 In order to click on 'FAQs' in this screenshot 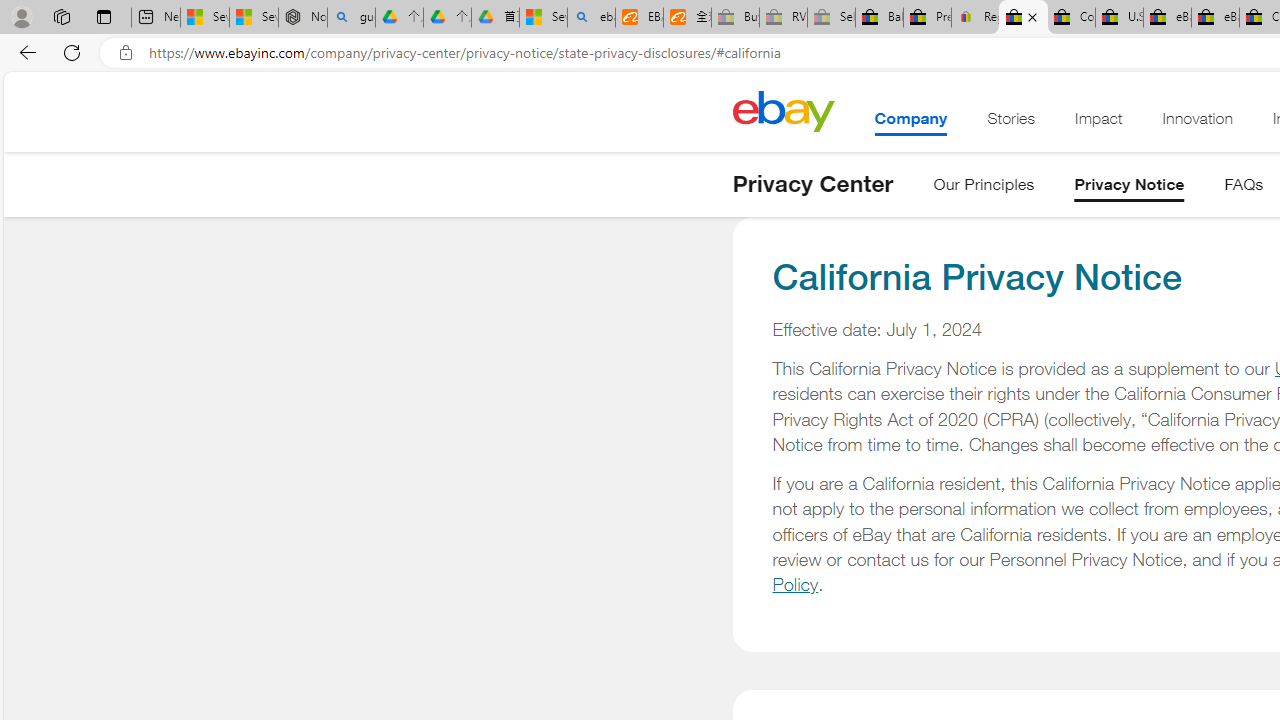, I will do `click(1243, 188)`.